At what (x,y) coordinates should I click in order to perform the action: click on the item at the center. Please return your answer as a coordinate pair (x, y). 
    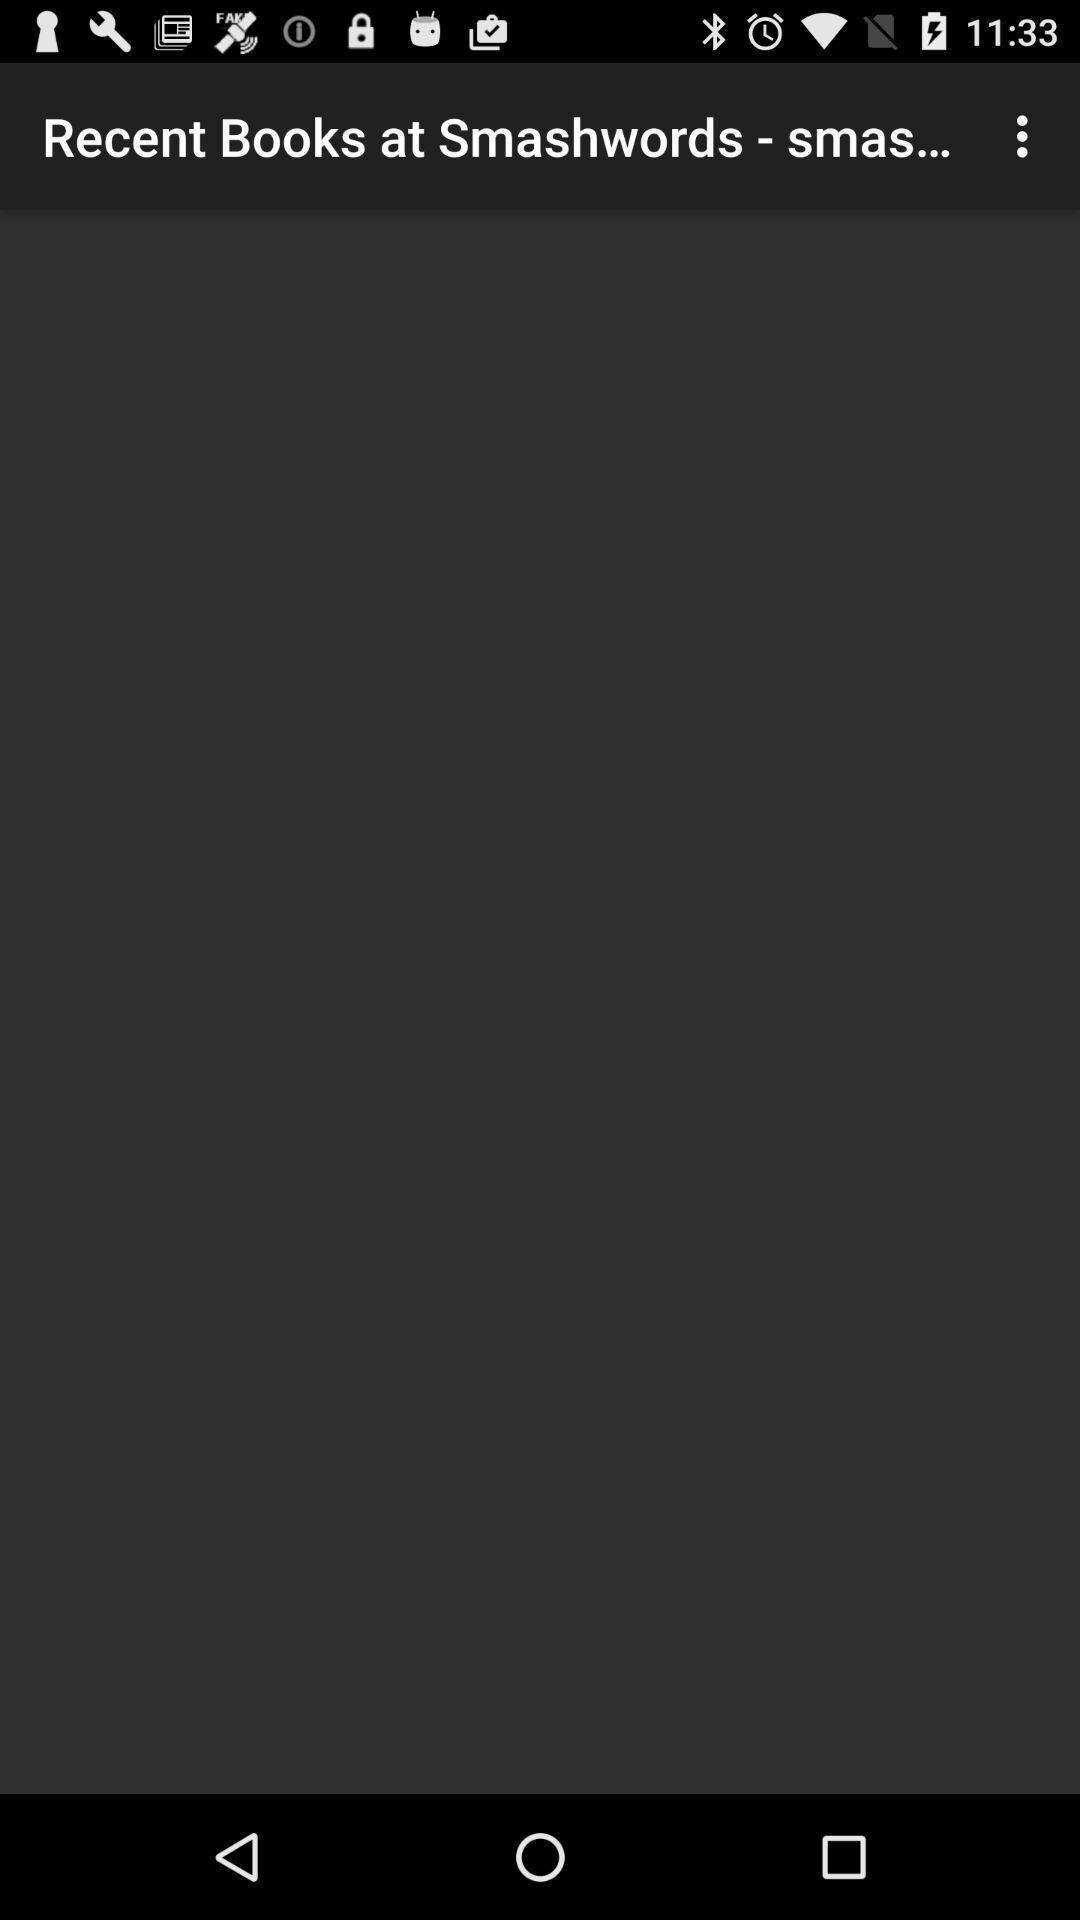
    Looking at the image, I should click on (540, 1002).